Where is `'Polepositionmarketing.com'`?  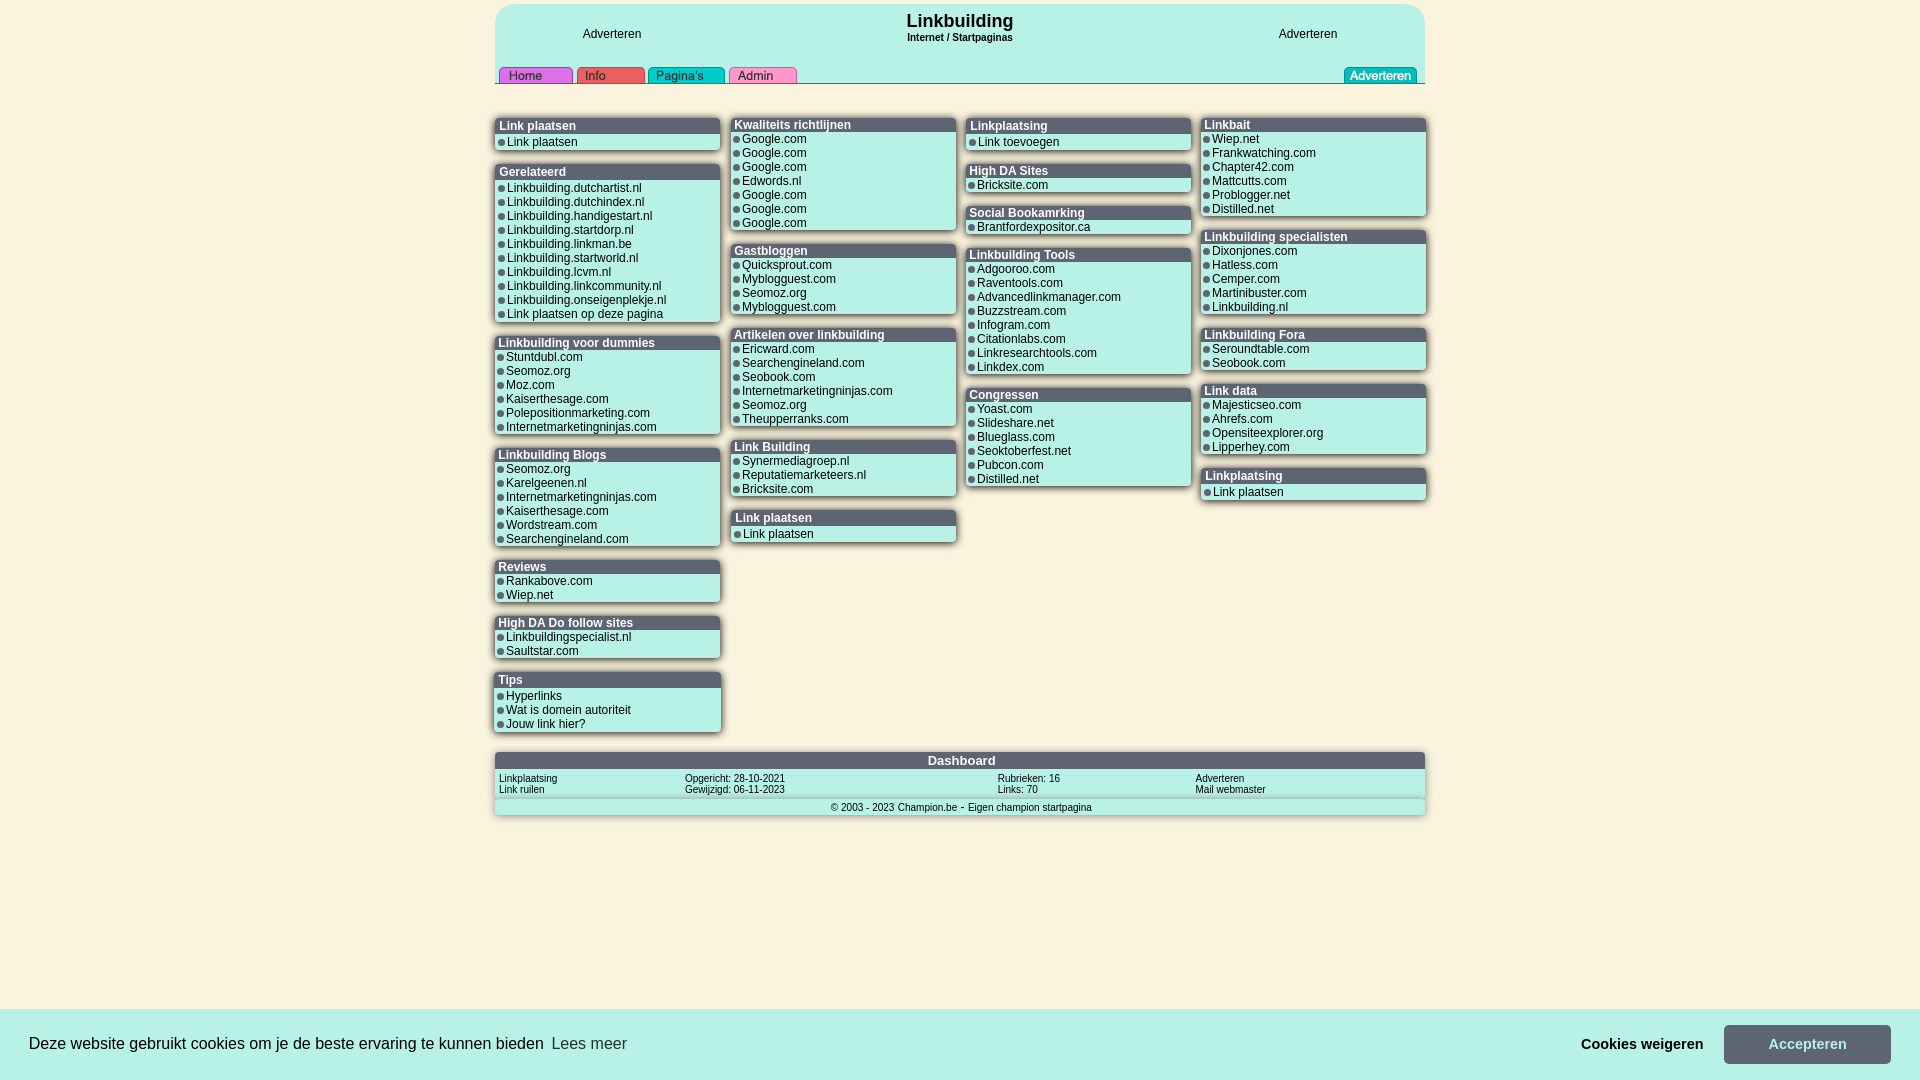 'Polepositionmarketing.com' is located at coordinates (576, 411).